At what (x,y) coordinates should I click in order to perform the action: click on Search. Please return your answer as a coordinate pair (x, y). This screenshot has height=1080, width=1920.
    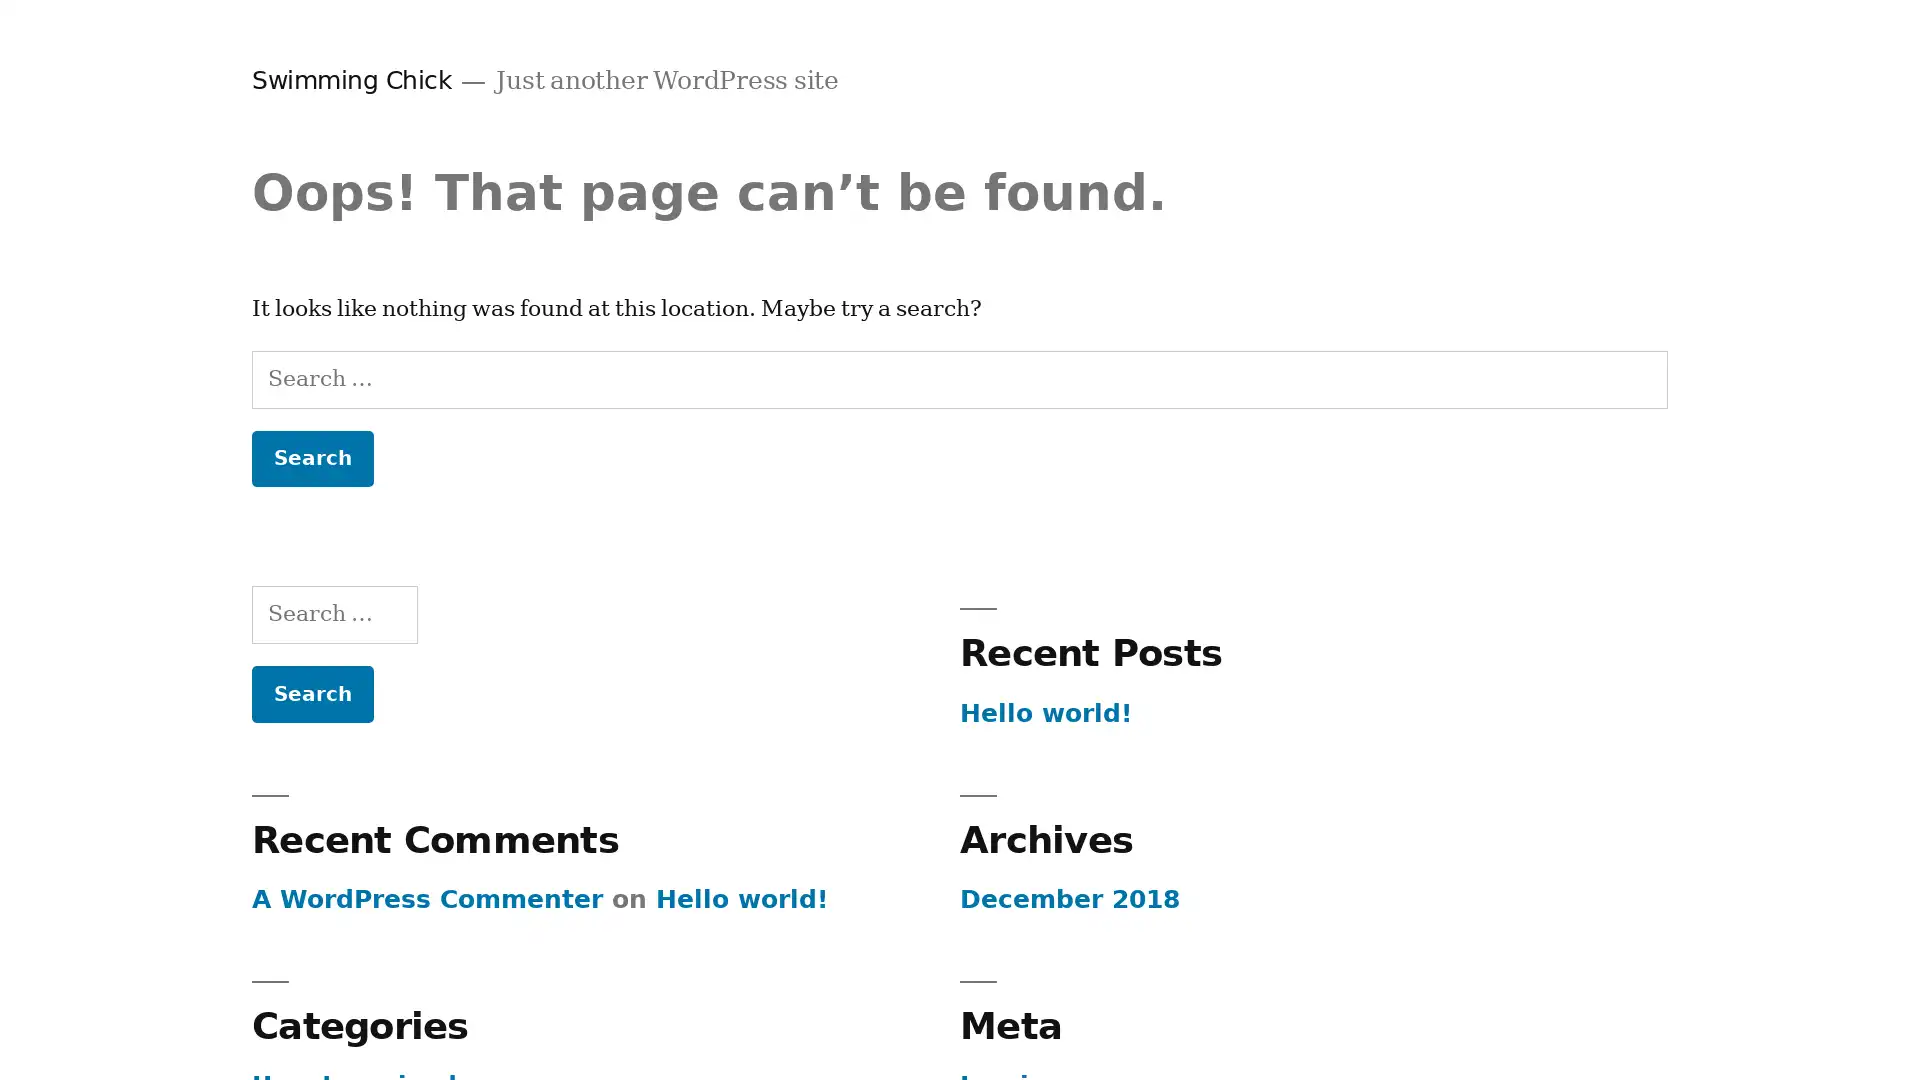
    Looking at the image, I should click on (311, 458).